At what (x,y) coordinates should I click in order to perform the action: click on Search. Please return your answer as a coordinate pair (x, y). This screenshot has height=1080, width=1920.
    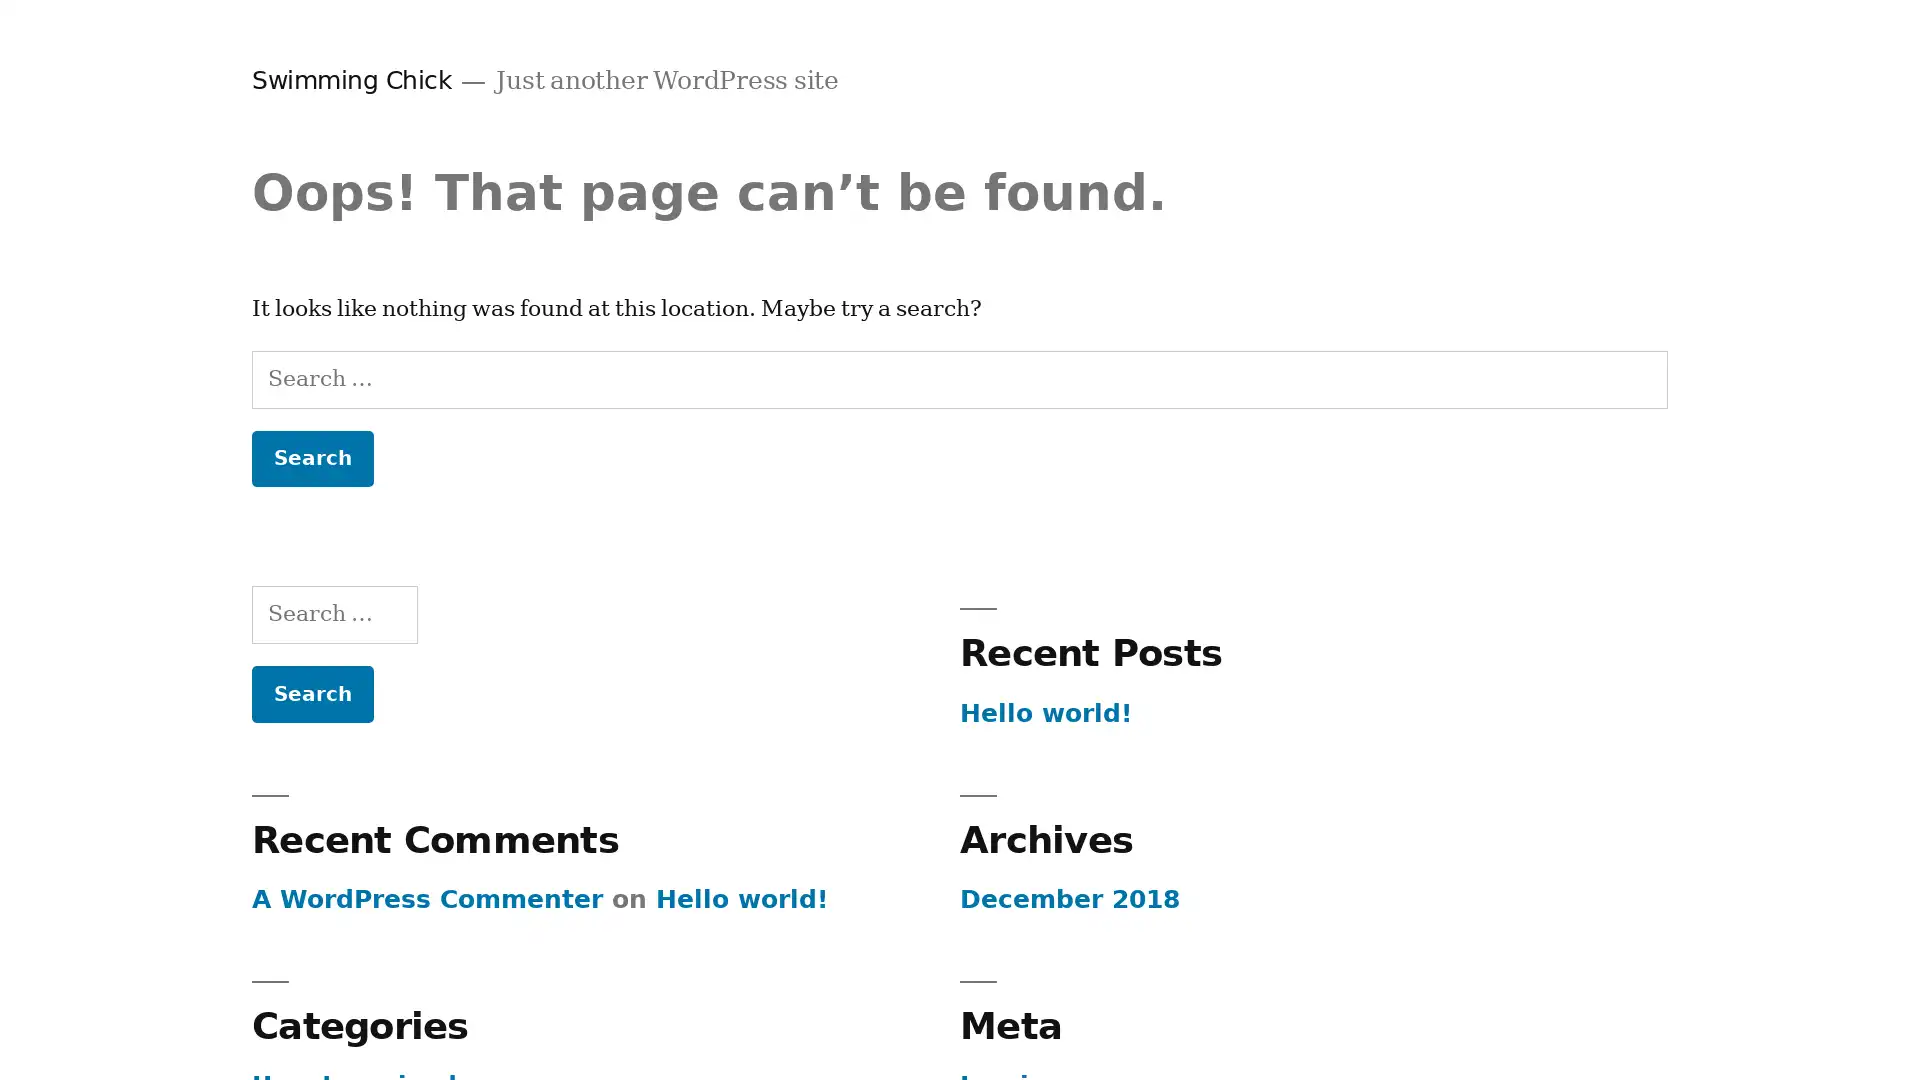
    Looking at the image, I should click on (311, 458).